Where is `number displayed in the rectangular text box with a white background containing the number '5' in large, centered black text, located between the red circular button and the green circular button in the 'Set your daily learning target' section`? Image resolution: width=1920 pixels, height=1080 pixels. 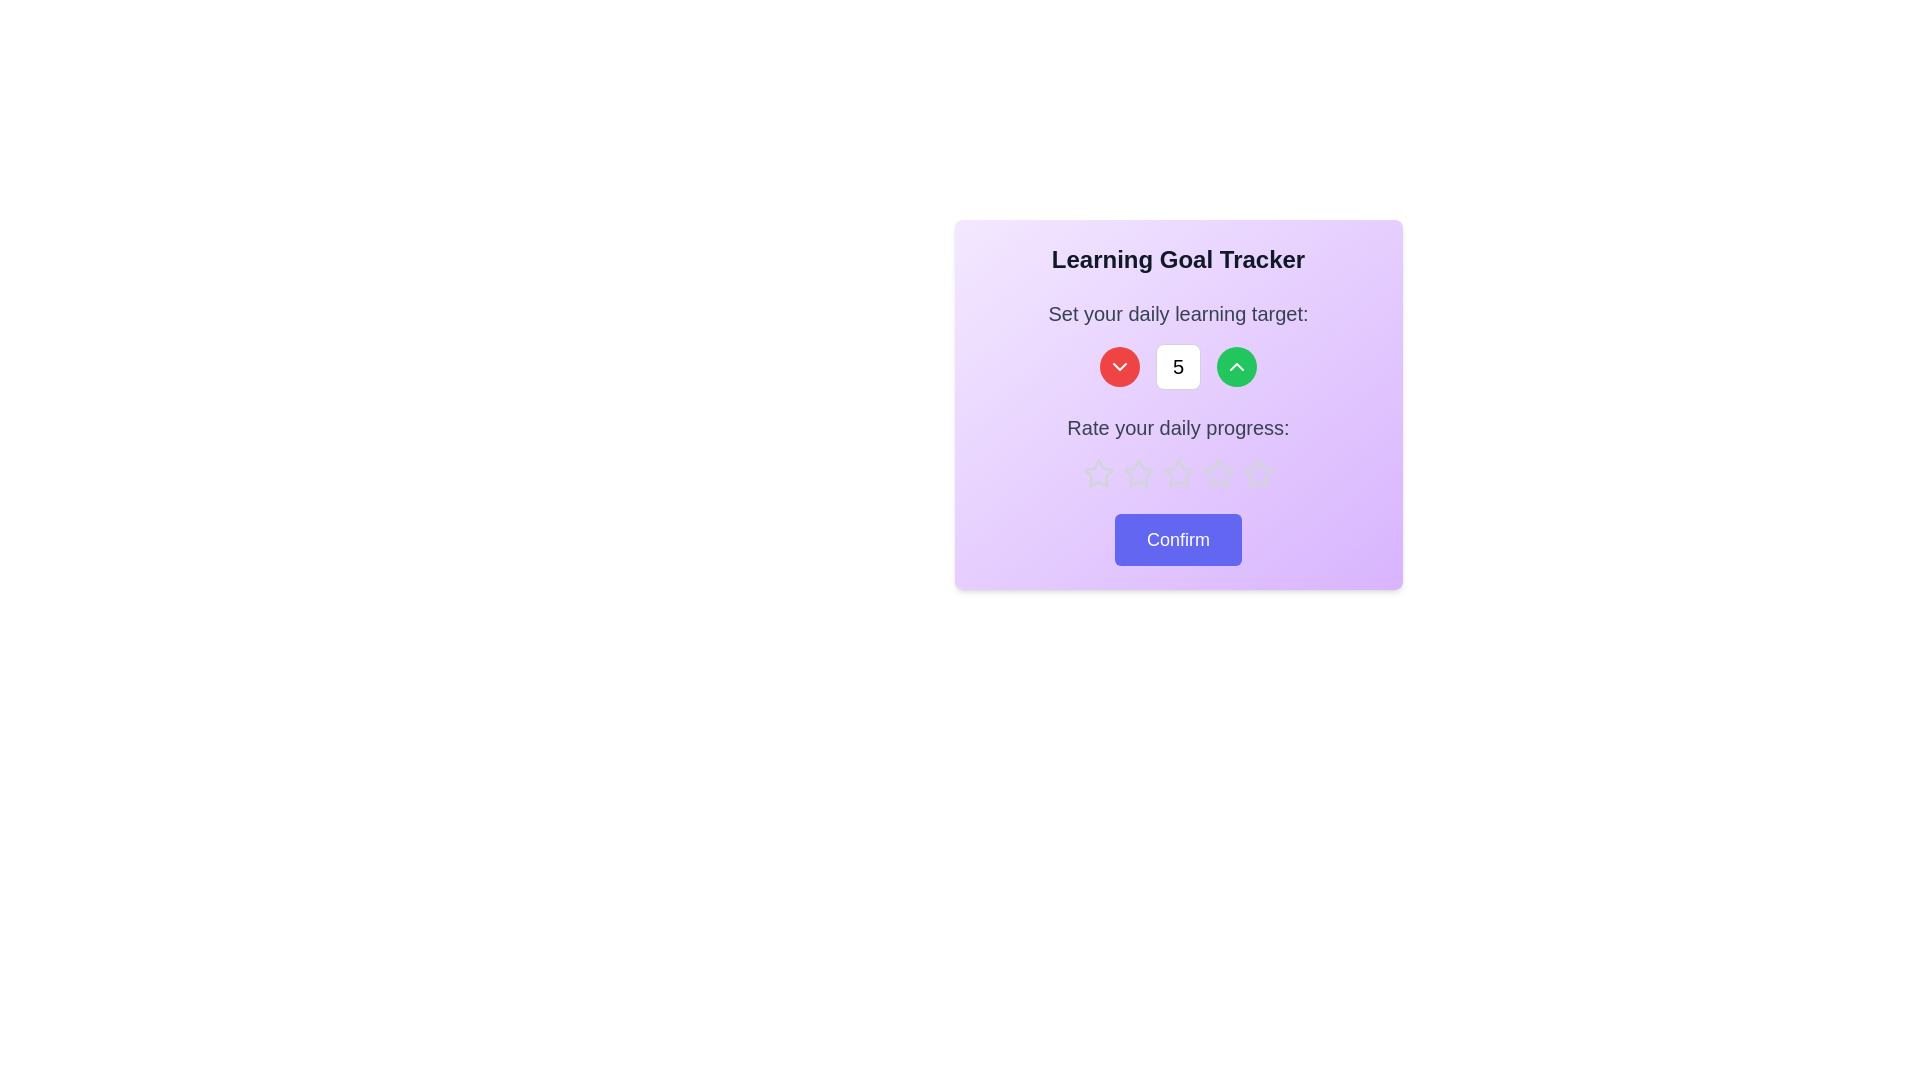 number displayed in the rectangular text box with a white background containing the number '5' in large, centered black text, located between the red circular button and the green circular button in the 'Set your daily learning target' section is located at coordinates (1178, 366).